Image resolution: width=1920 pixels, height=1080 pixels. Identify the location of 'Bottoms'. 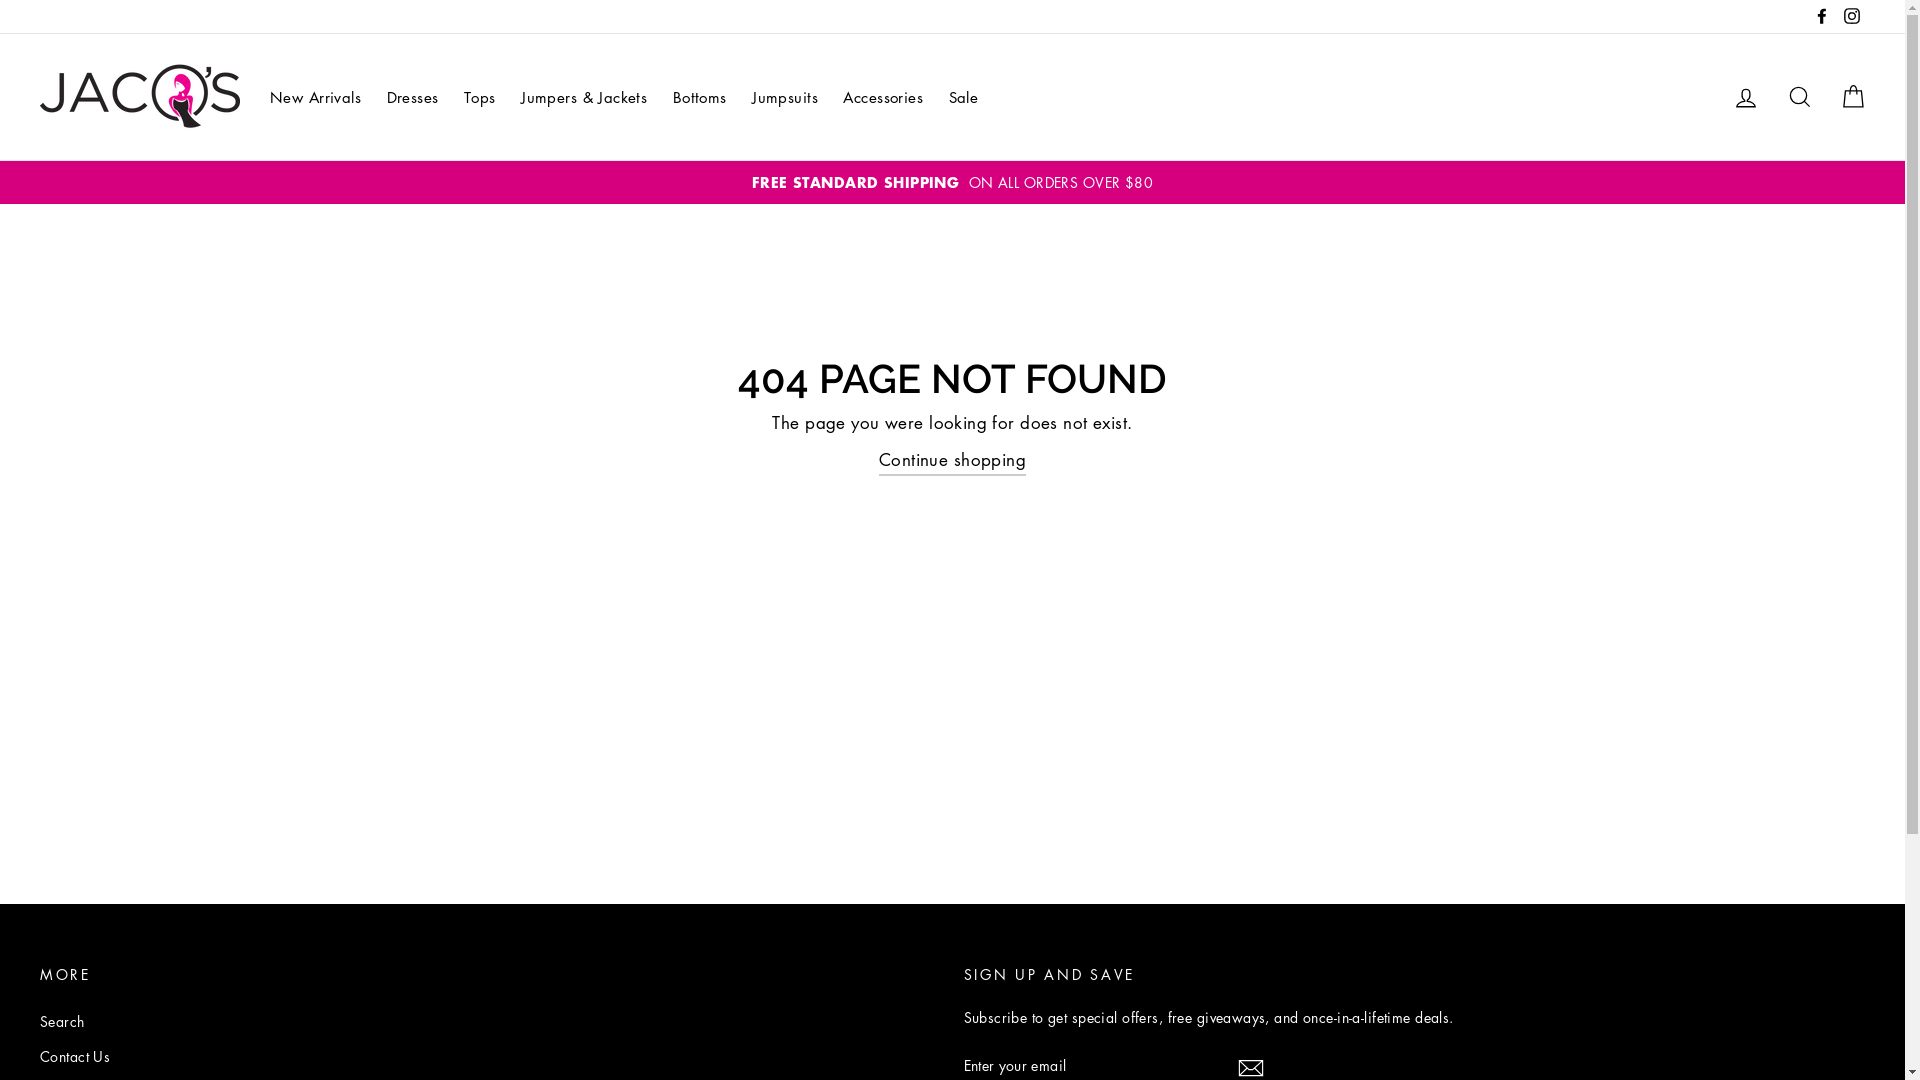
(700, 97).